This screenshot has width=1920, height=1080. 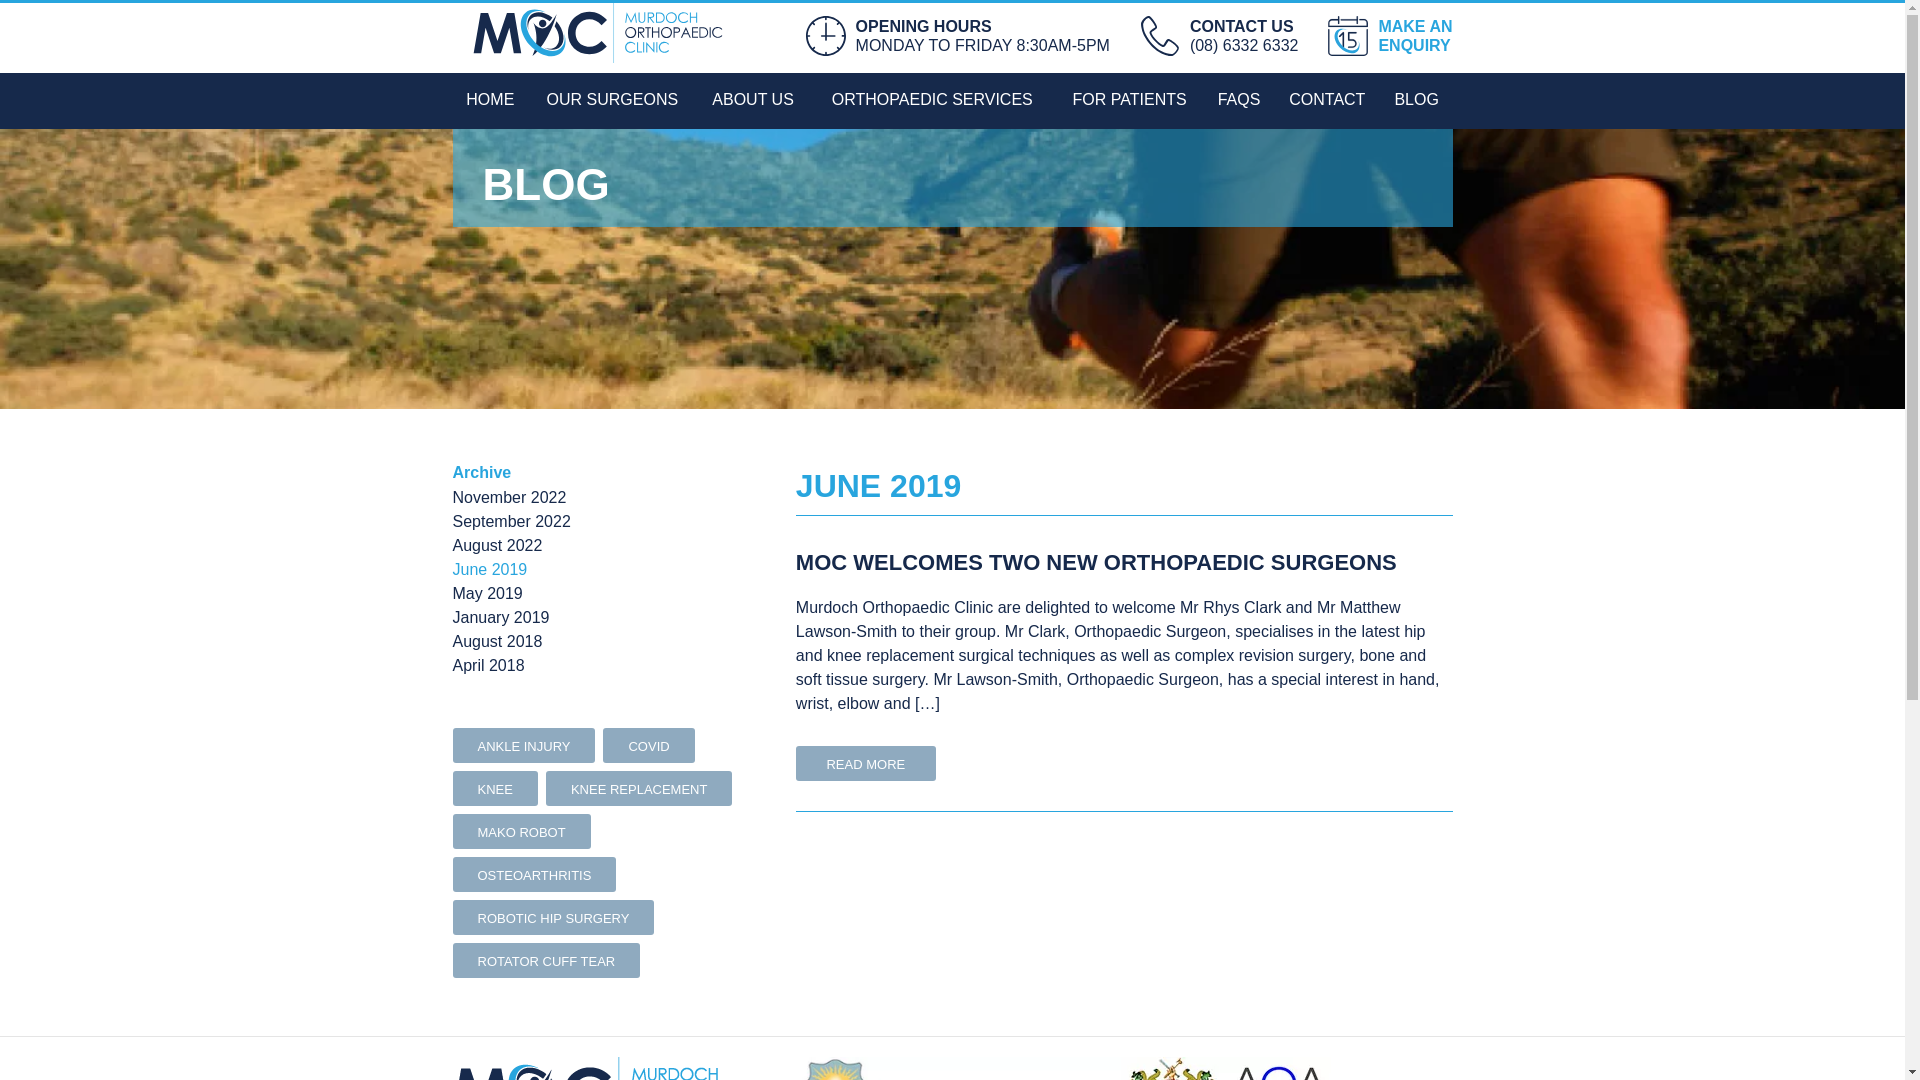 What do you see at coordinates (1237, 100) in the screenshot?
I see `'FAQS'` at bounding box center [1237, 100].